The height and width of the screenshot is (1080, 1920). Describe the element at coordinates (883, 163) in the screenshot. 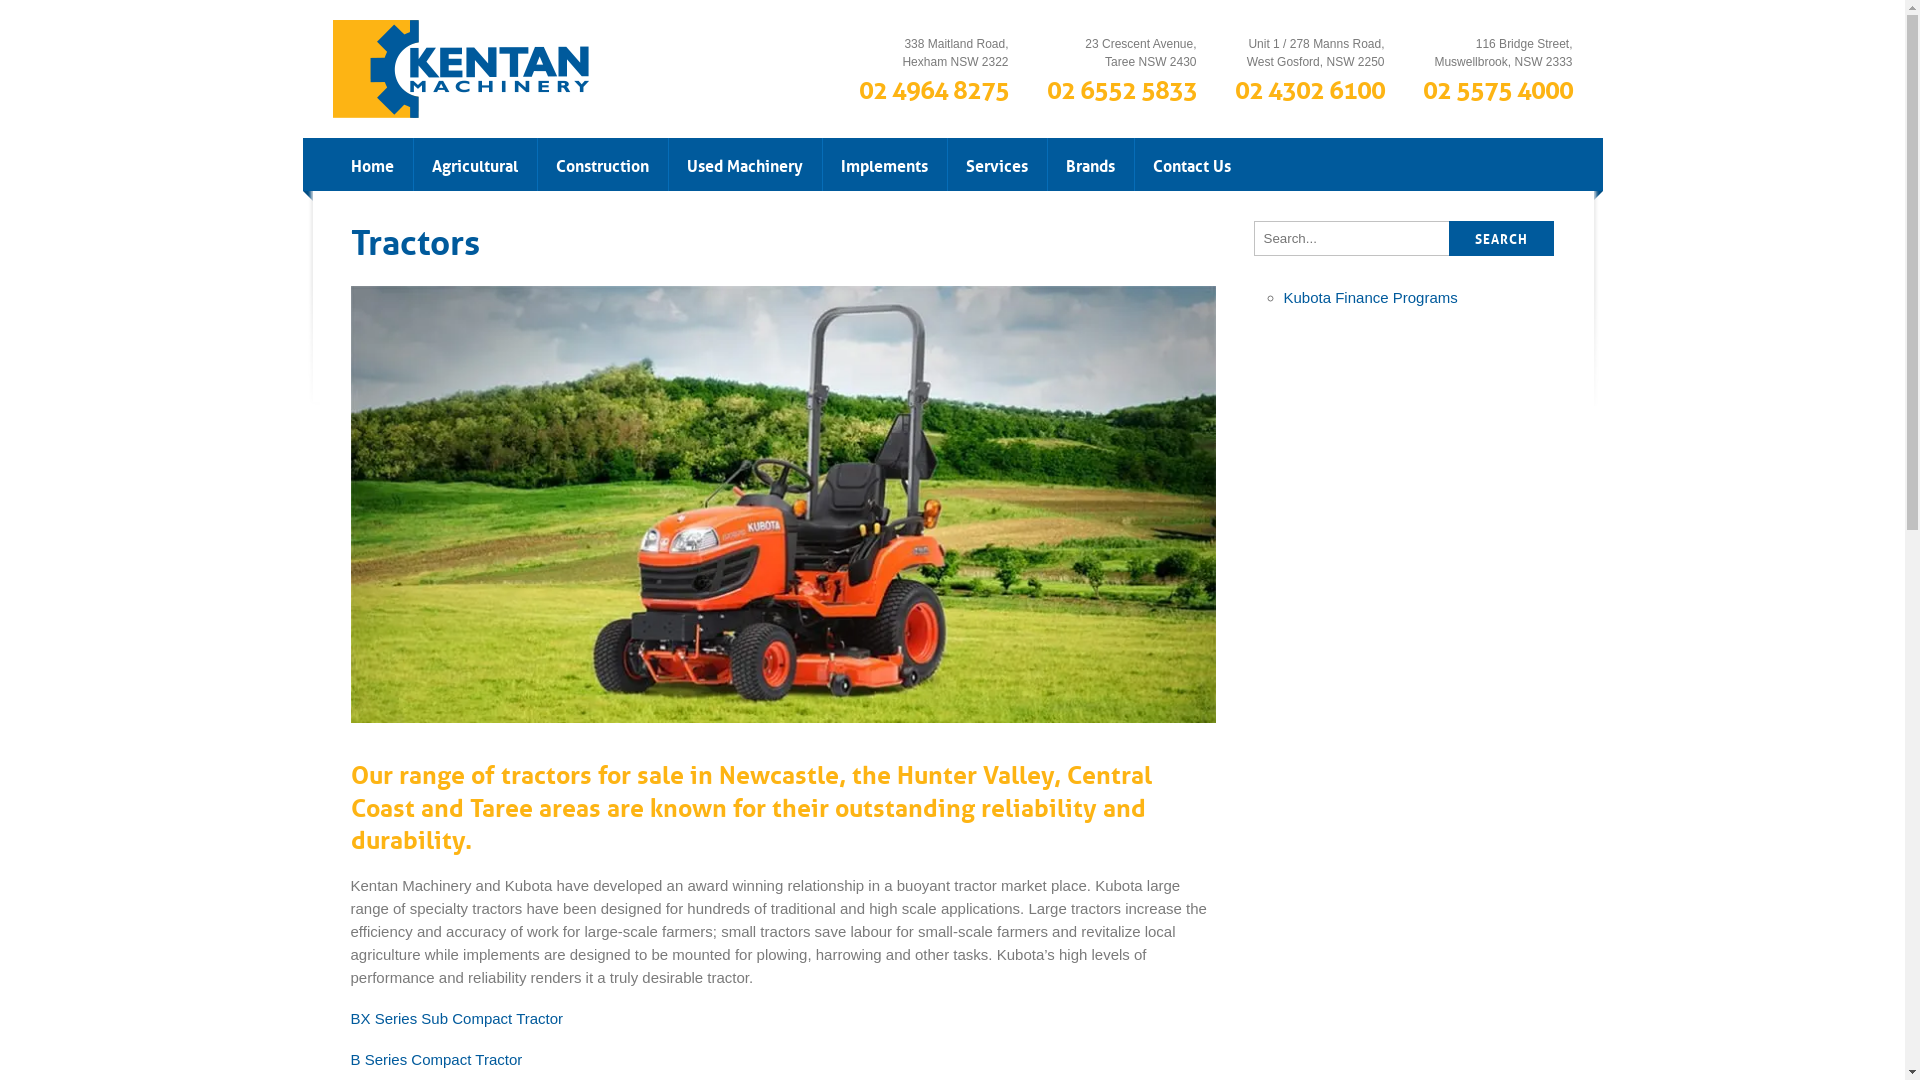

I see `'Implements'` at that location.